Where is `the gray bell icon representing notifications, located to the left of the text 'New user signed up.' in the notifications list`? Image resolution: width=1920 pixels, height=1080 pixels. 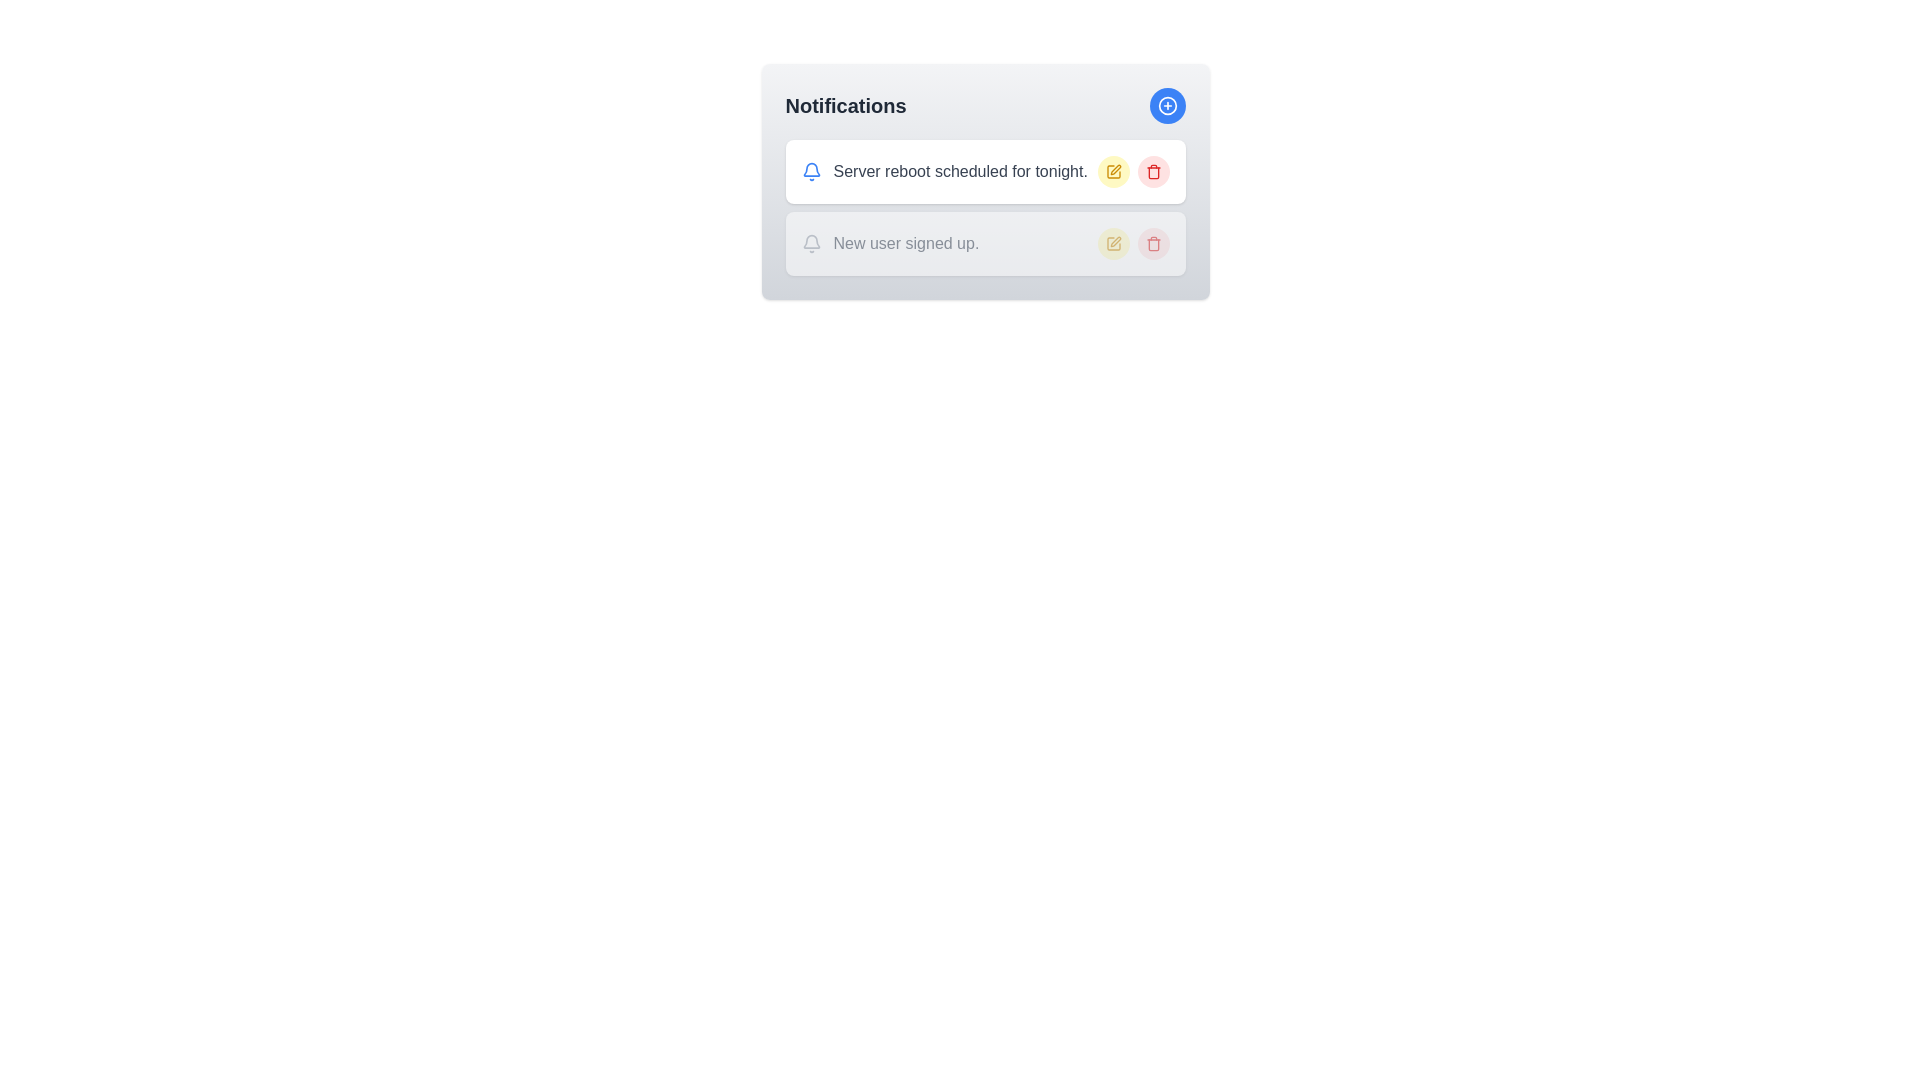
the gray bell icon representing notifications, located to the left of the text 'New user signed up.' in the notifications list is located at coordinates (811, 242).